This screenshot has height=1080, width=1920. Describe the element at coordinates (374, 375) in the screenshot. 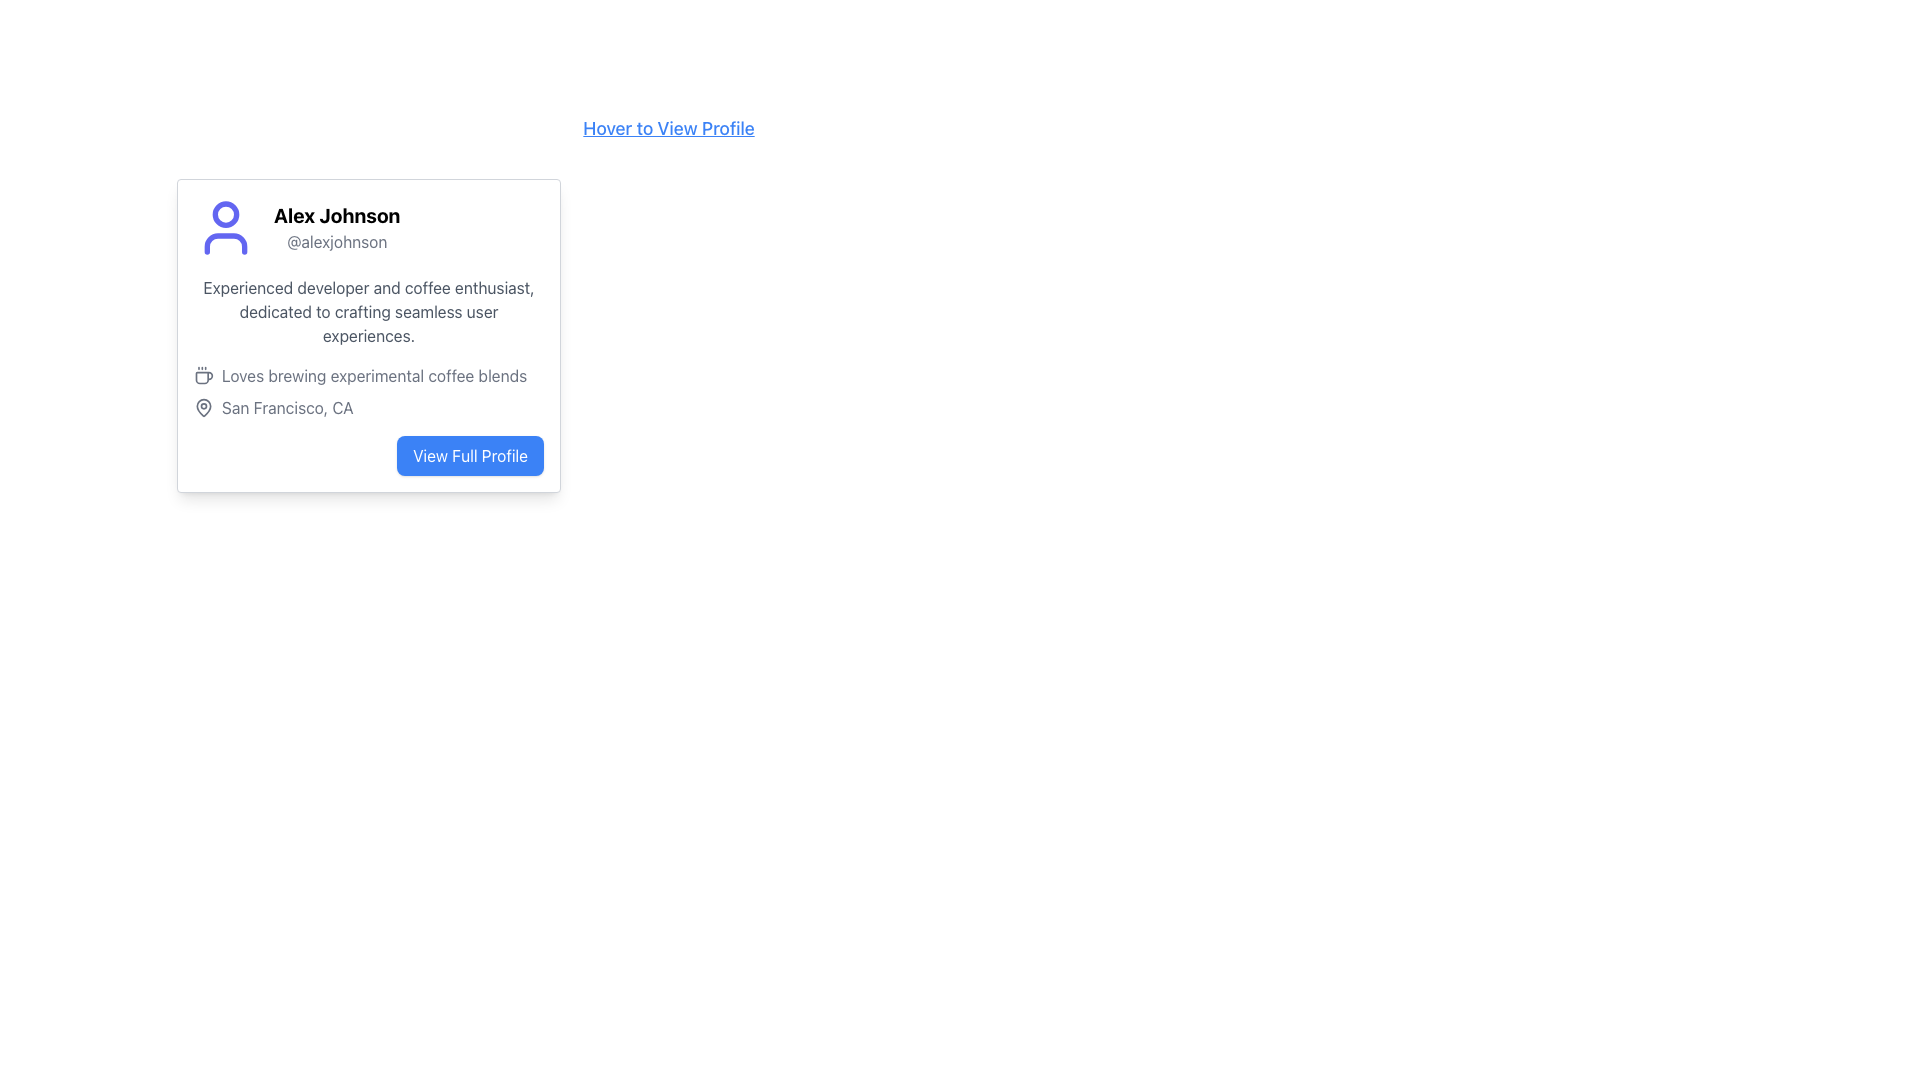

I see `the static text element displaying user preferences or hobbies, located at the lower portion of the card next to a coffee cup icon` at that location.